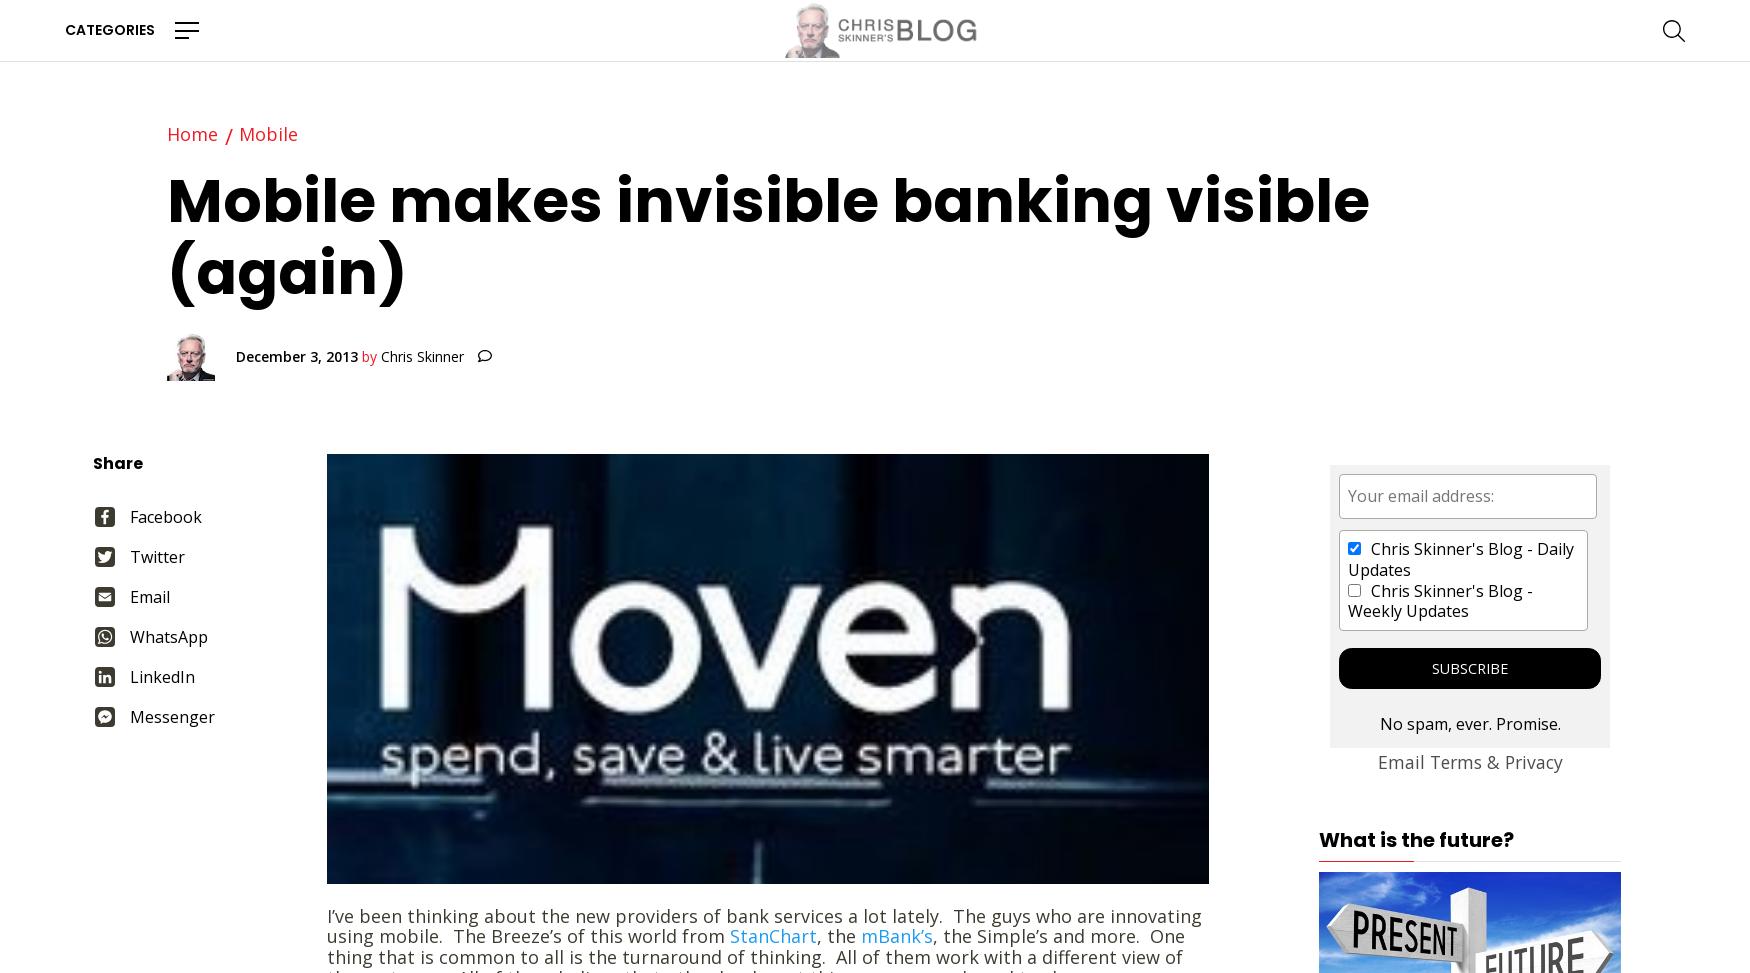  I want to click on 'History', so click(100, 254).